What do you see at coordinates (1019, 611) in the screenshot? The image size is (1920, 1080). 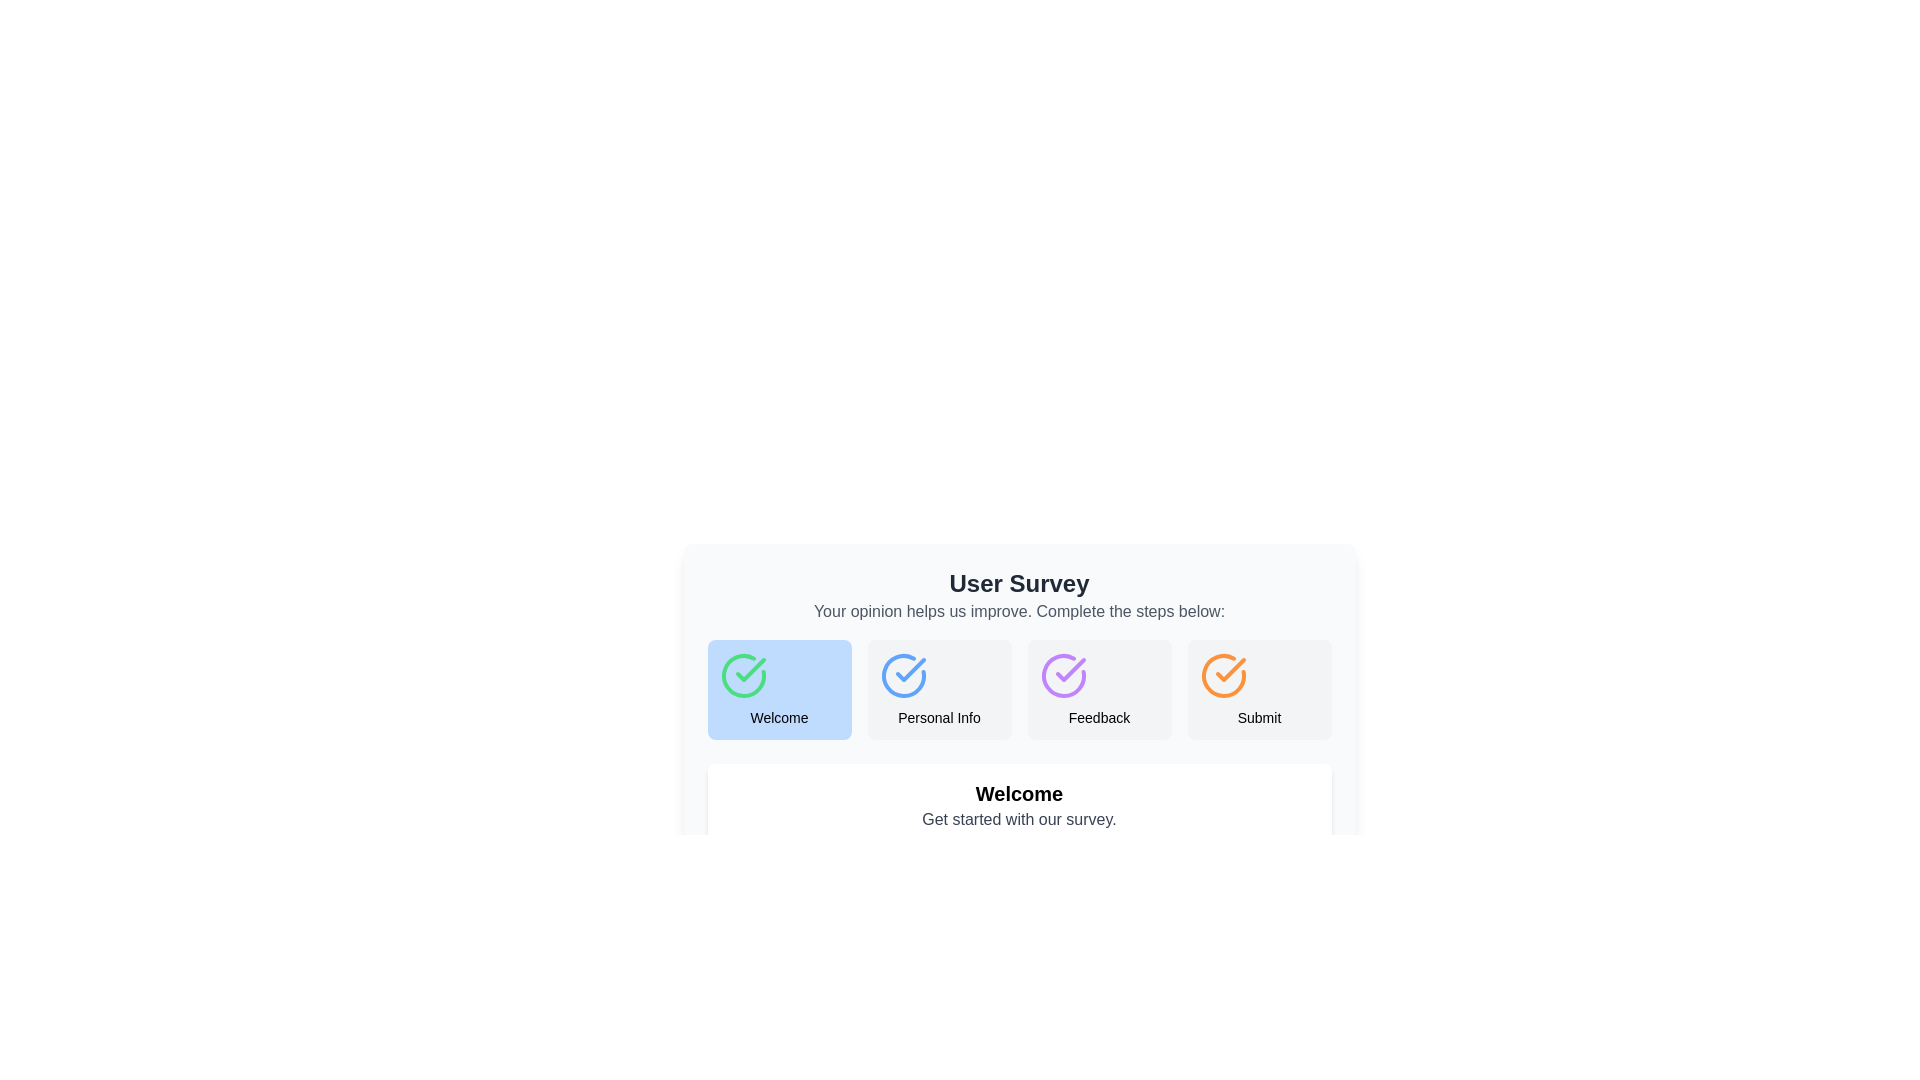 I see `static text label that displays the message: 'Your opinion helps us improve. Complete the steps below.' It is located below the 'User Survey' header and above the option buttons` at bounding box center [1019, 611].